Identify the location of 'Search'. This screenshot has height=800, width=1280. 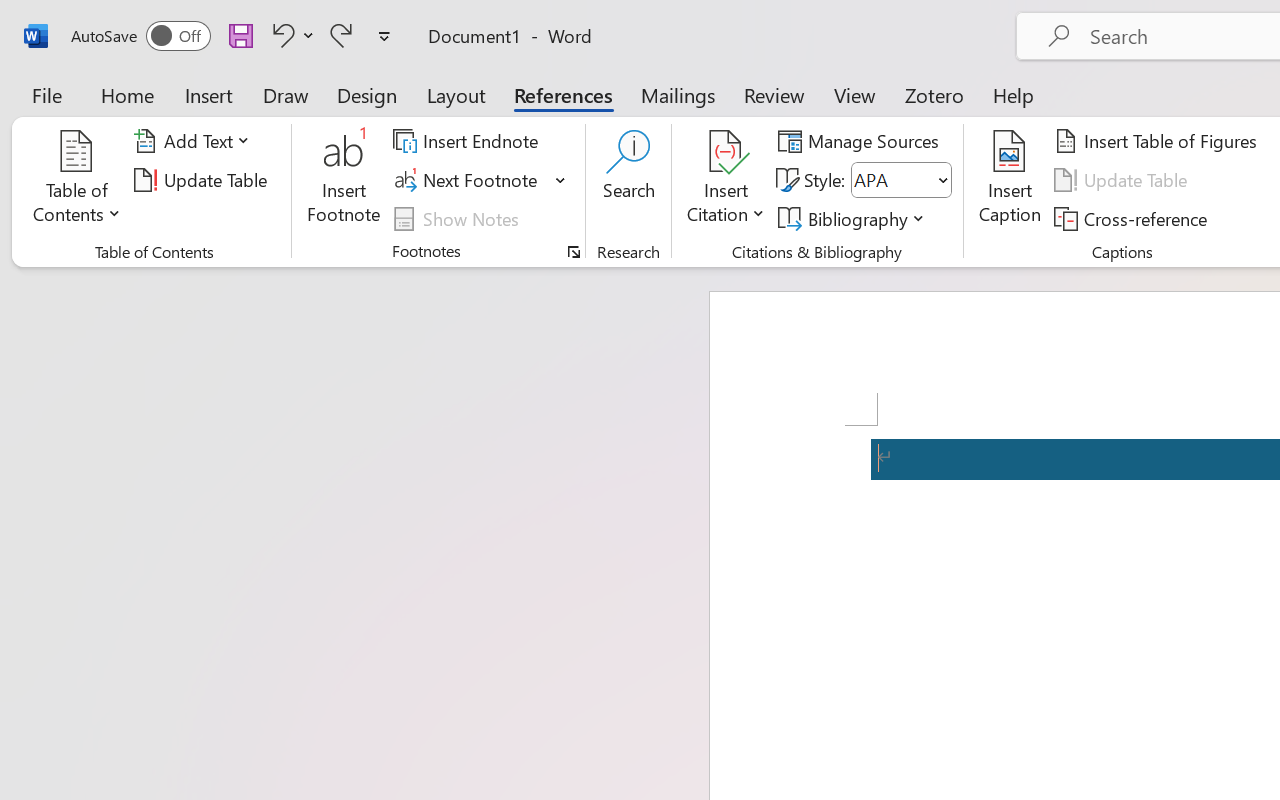
(628, 179).